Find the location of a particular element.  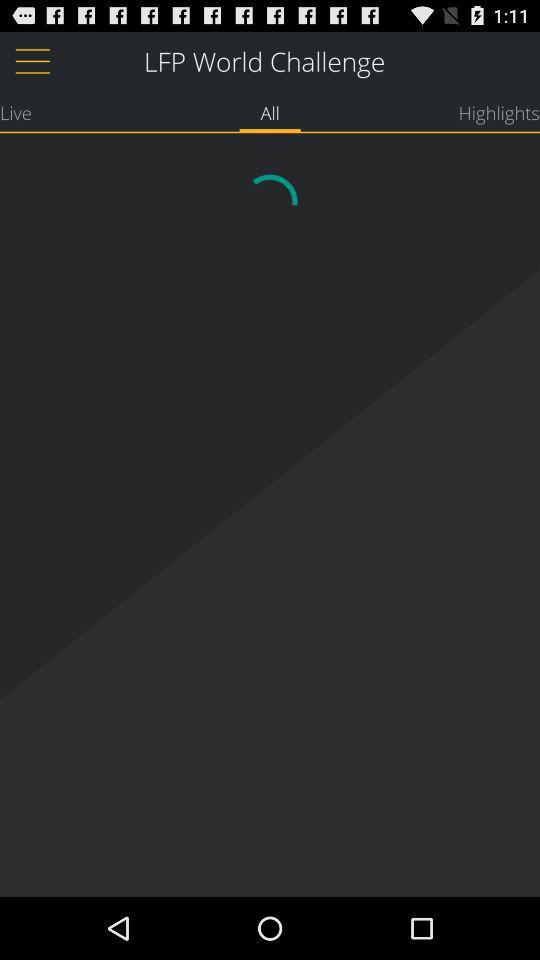

highlights is located at coordinates (498, 112).